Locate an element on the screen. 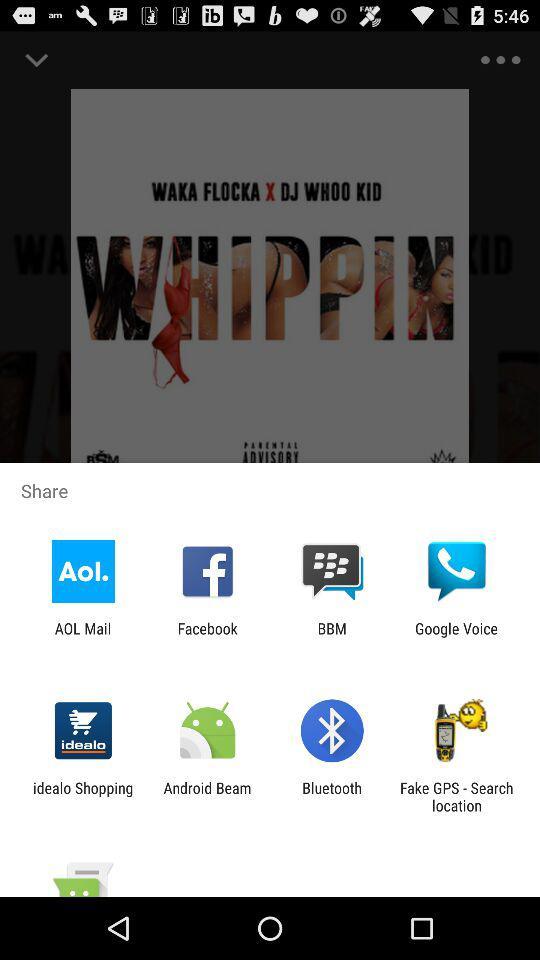 This screenshot has width=540, height=960. google voice item is located at coordinates (456, 636).